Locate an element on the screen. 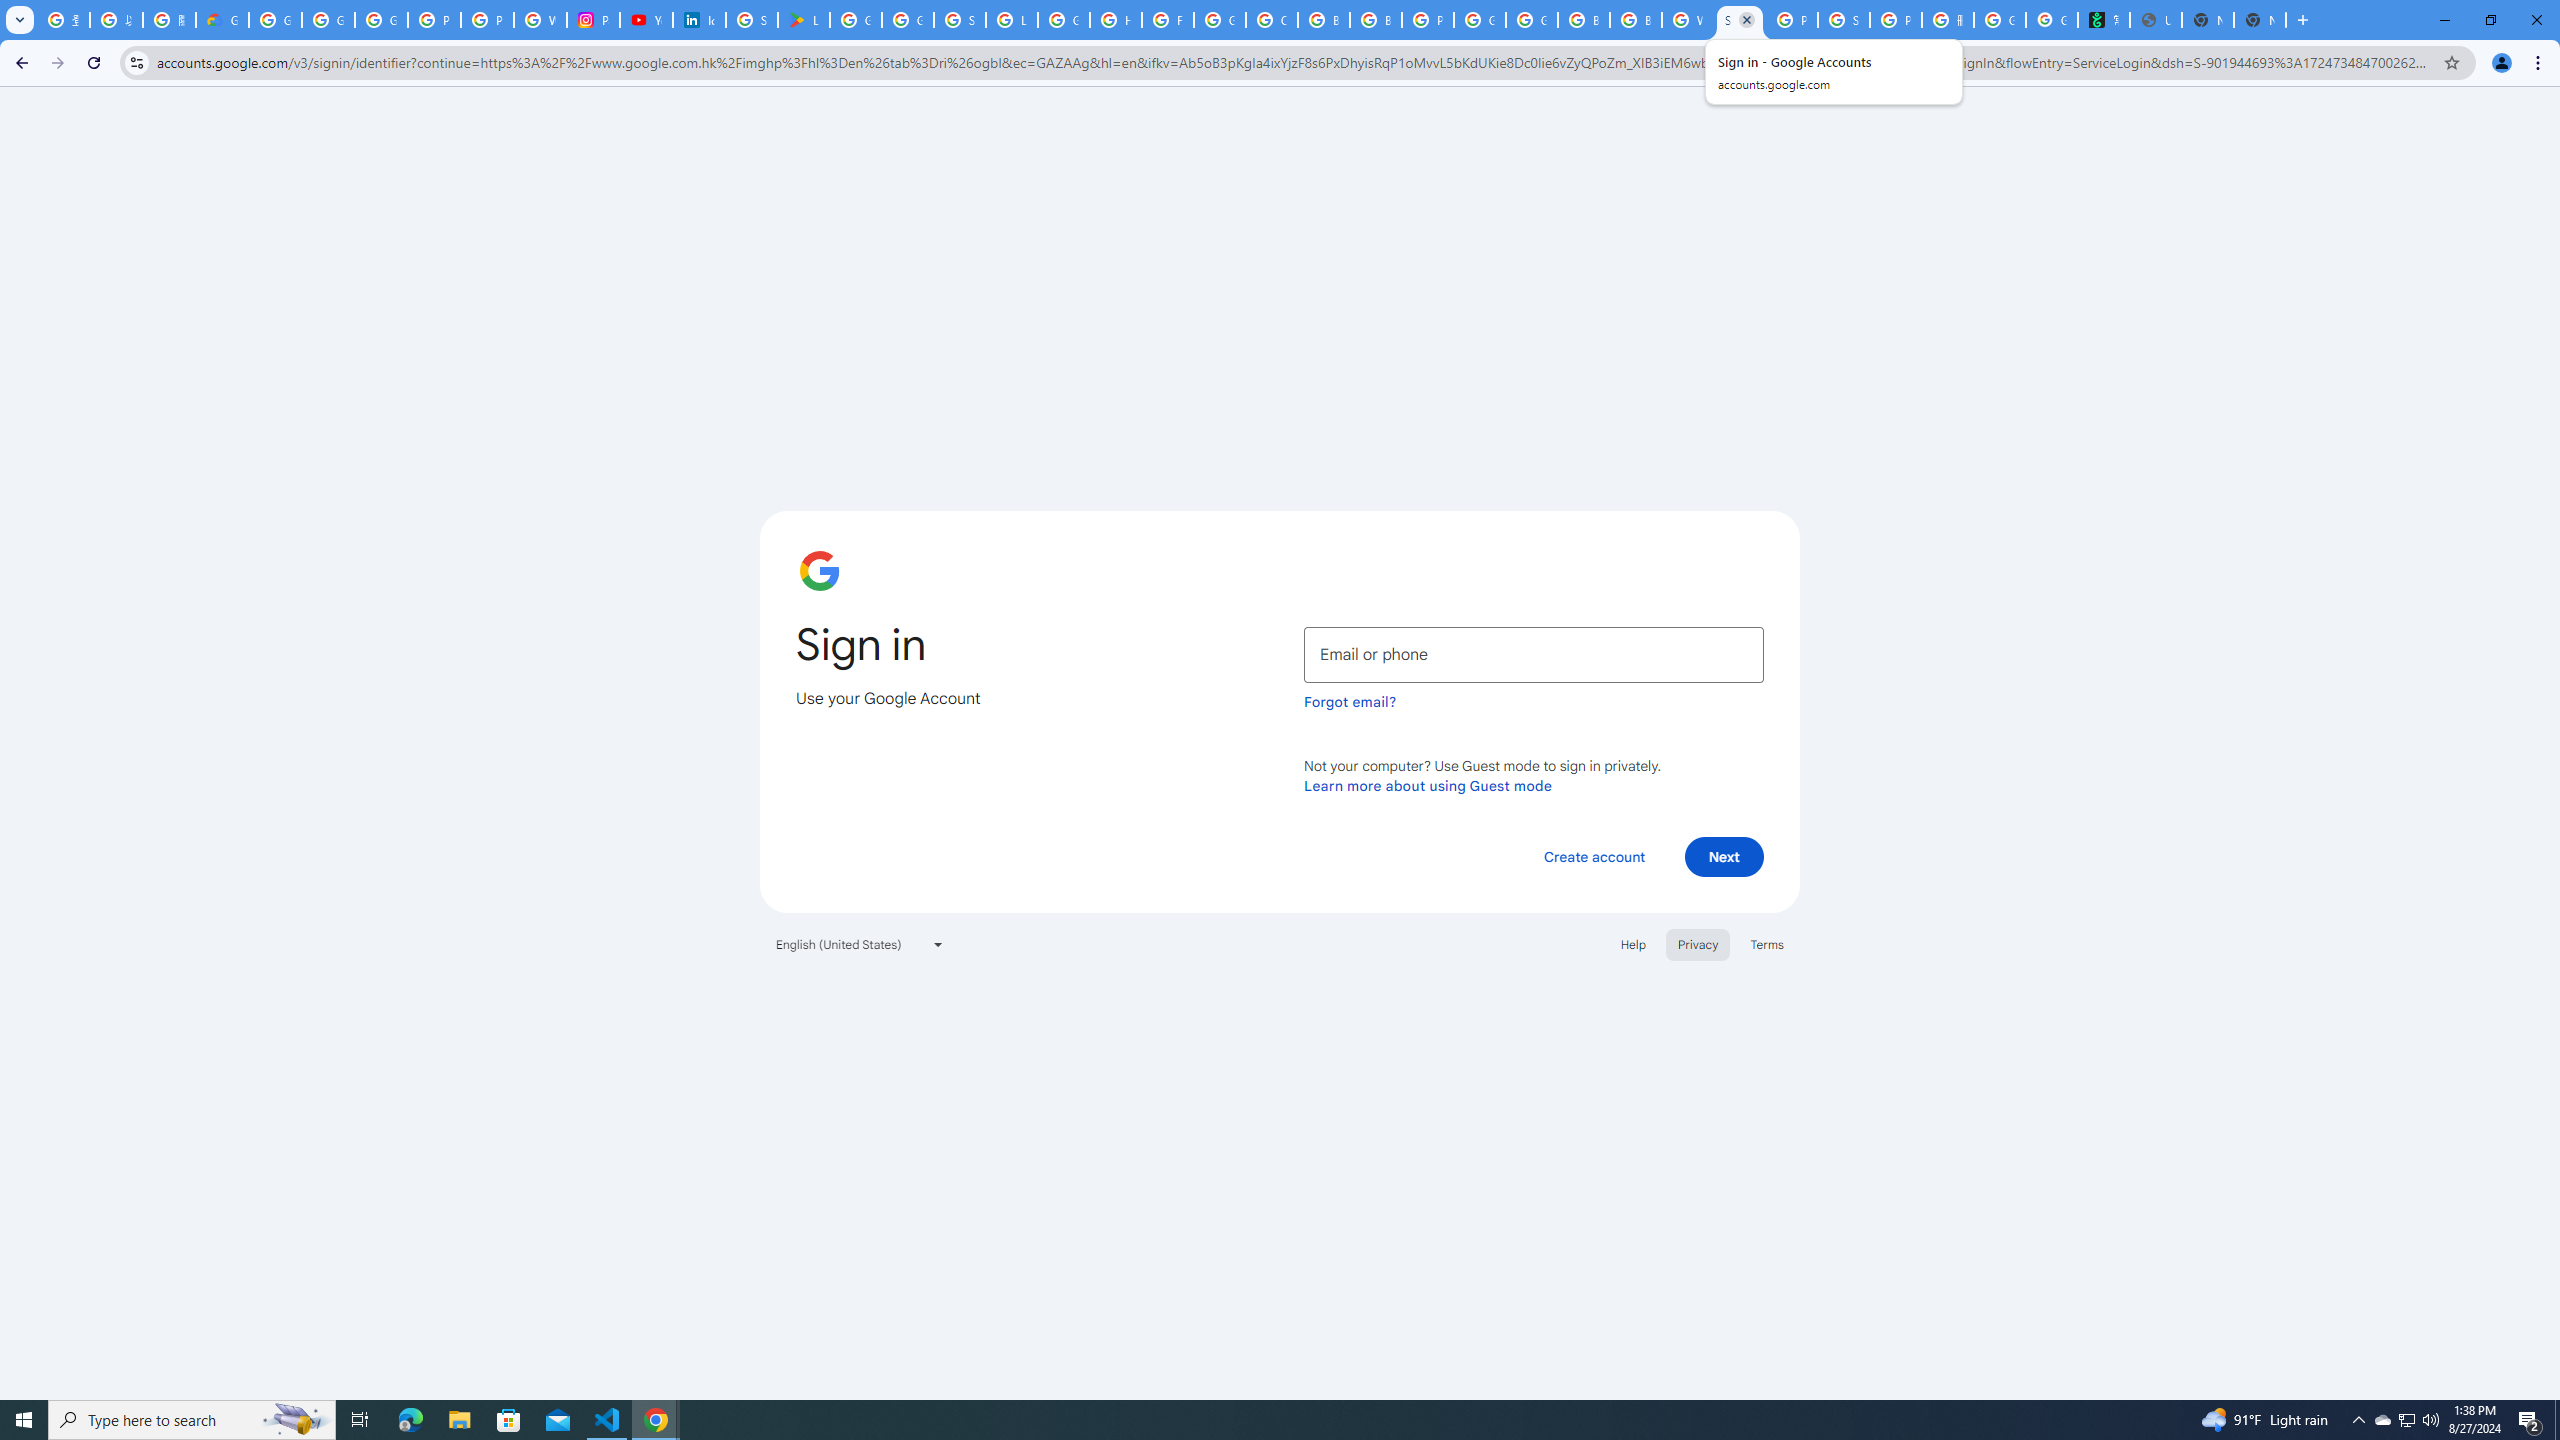 Image resolution: width=2560 pixels, height=1440 pixels. 'Email or phone' is located at coordinates (1533, 654).